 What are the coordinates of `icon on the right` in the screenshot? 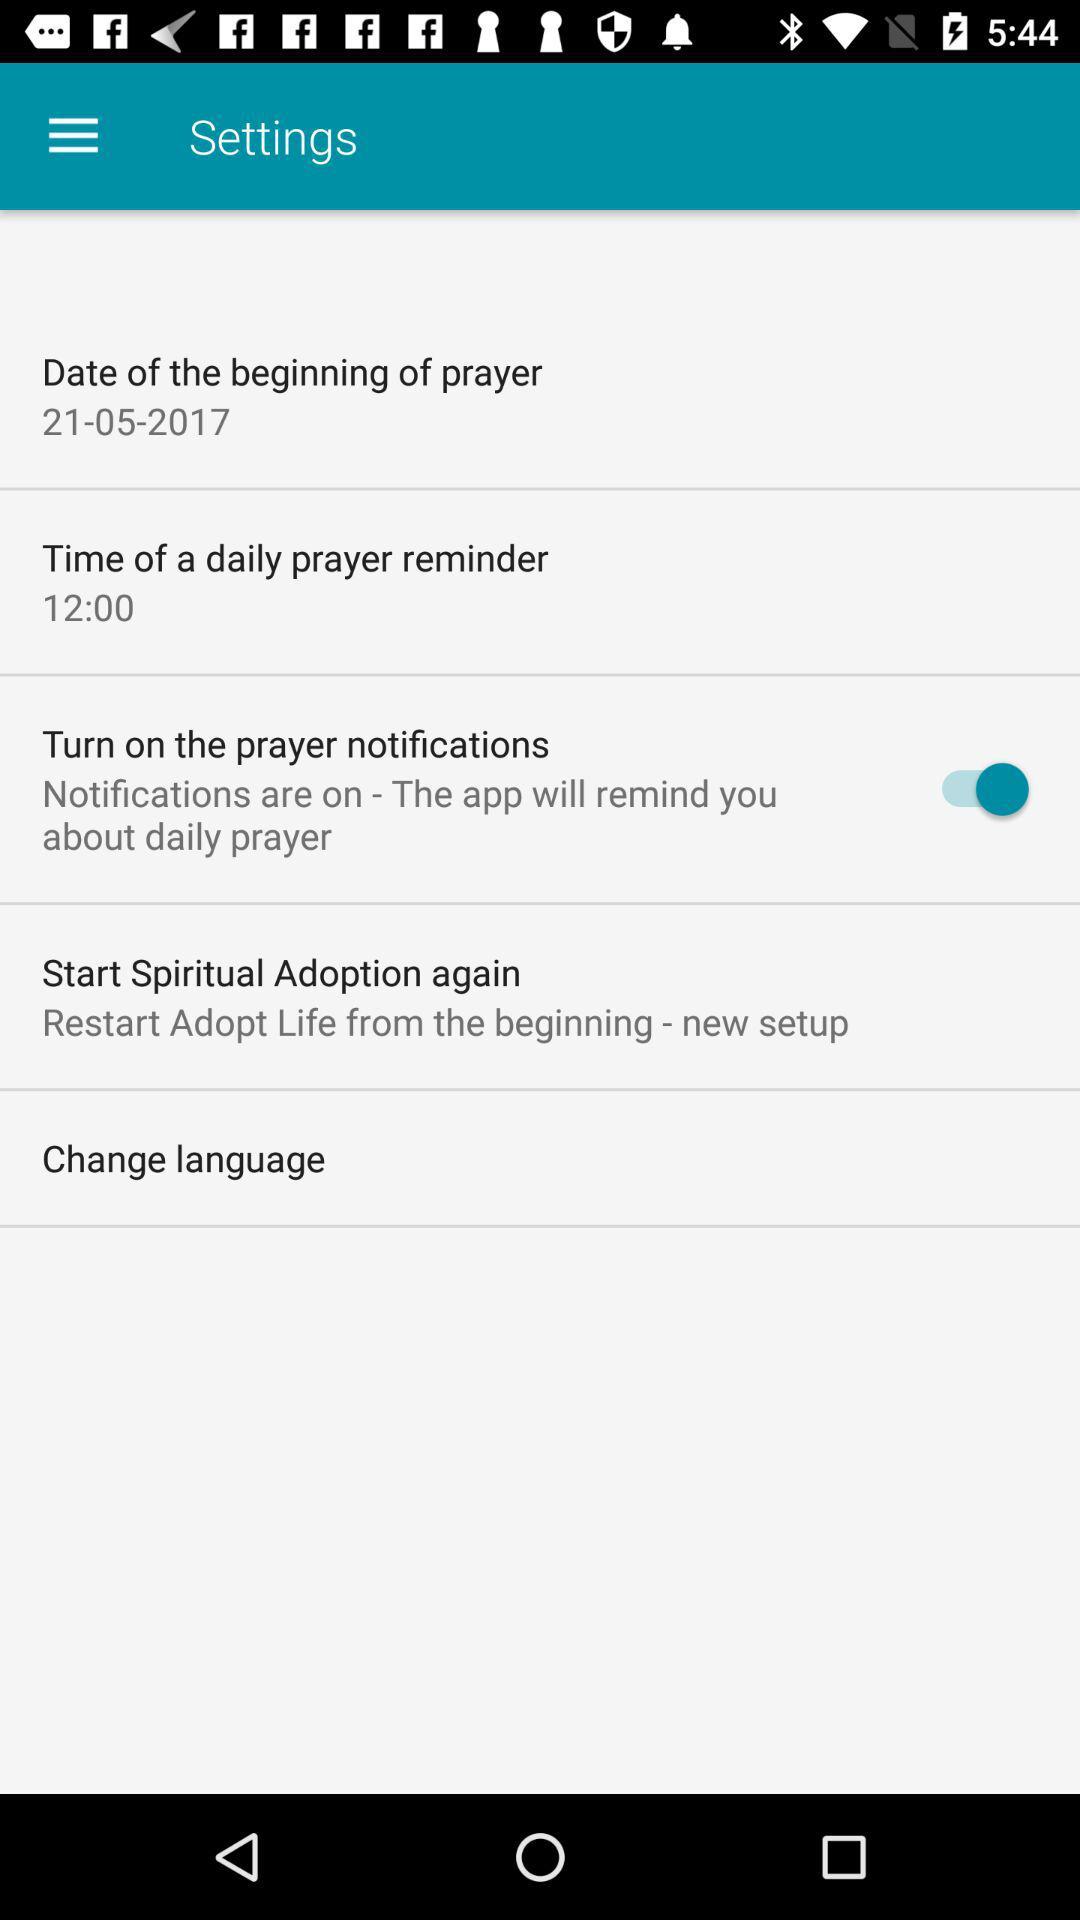 It's located at (974, 788).